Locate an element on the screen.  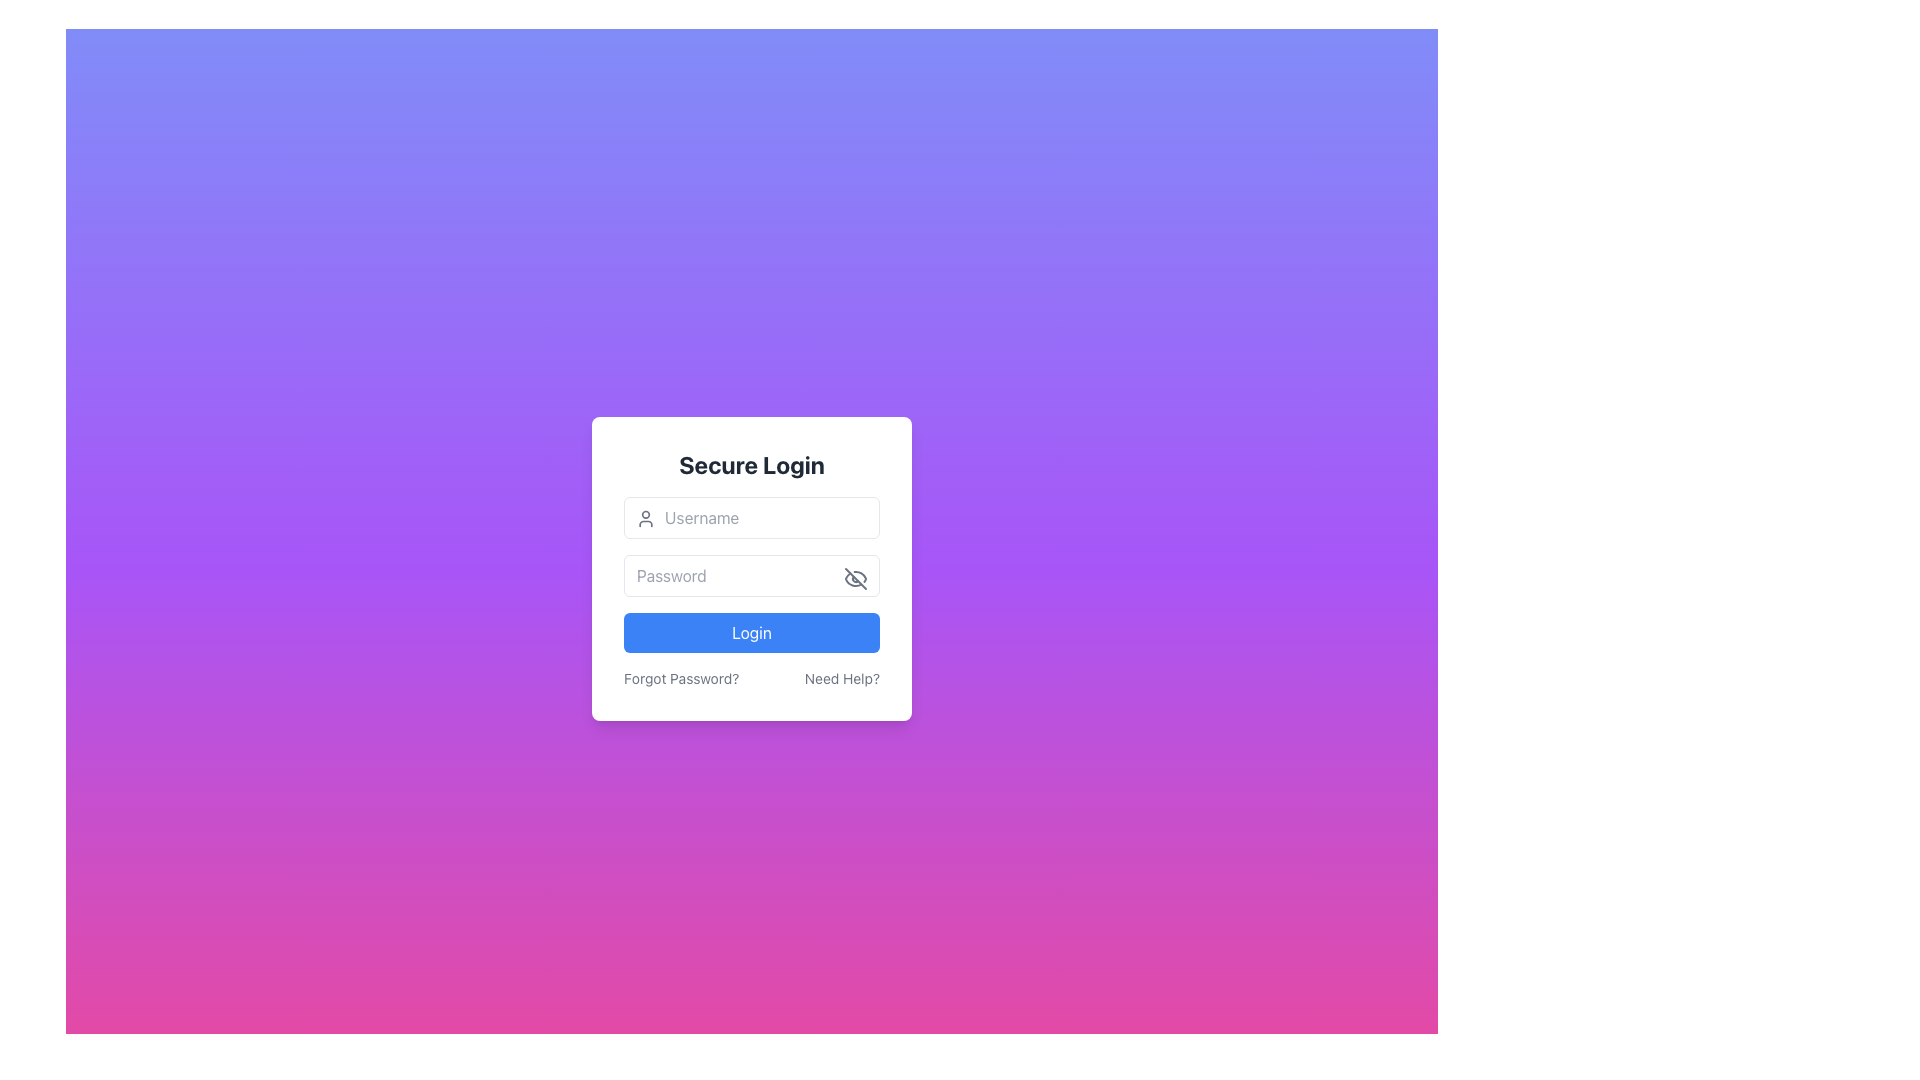
the 'Forgot Password?' hyperlink located in the bottom left corner beneath the 'Login' button is located at coordinates (681, 677).